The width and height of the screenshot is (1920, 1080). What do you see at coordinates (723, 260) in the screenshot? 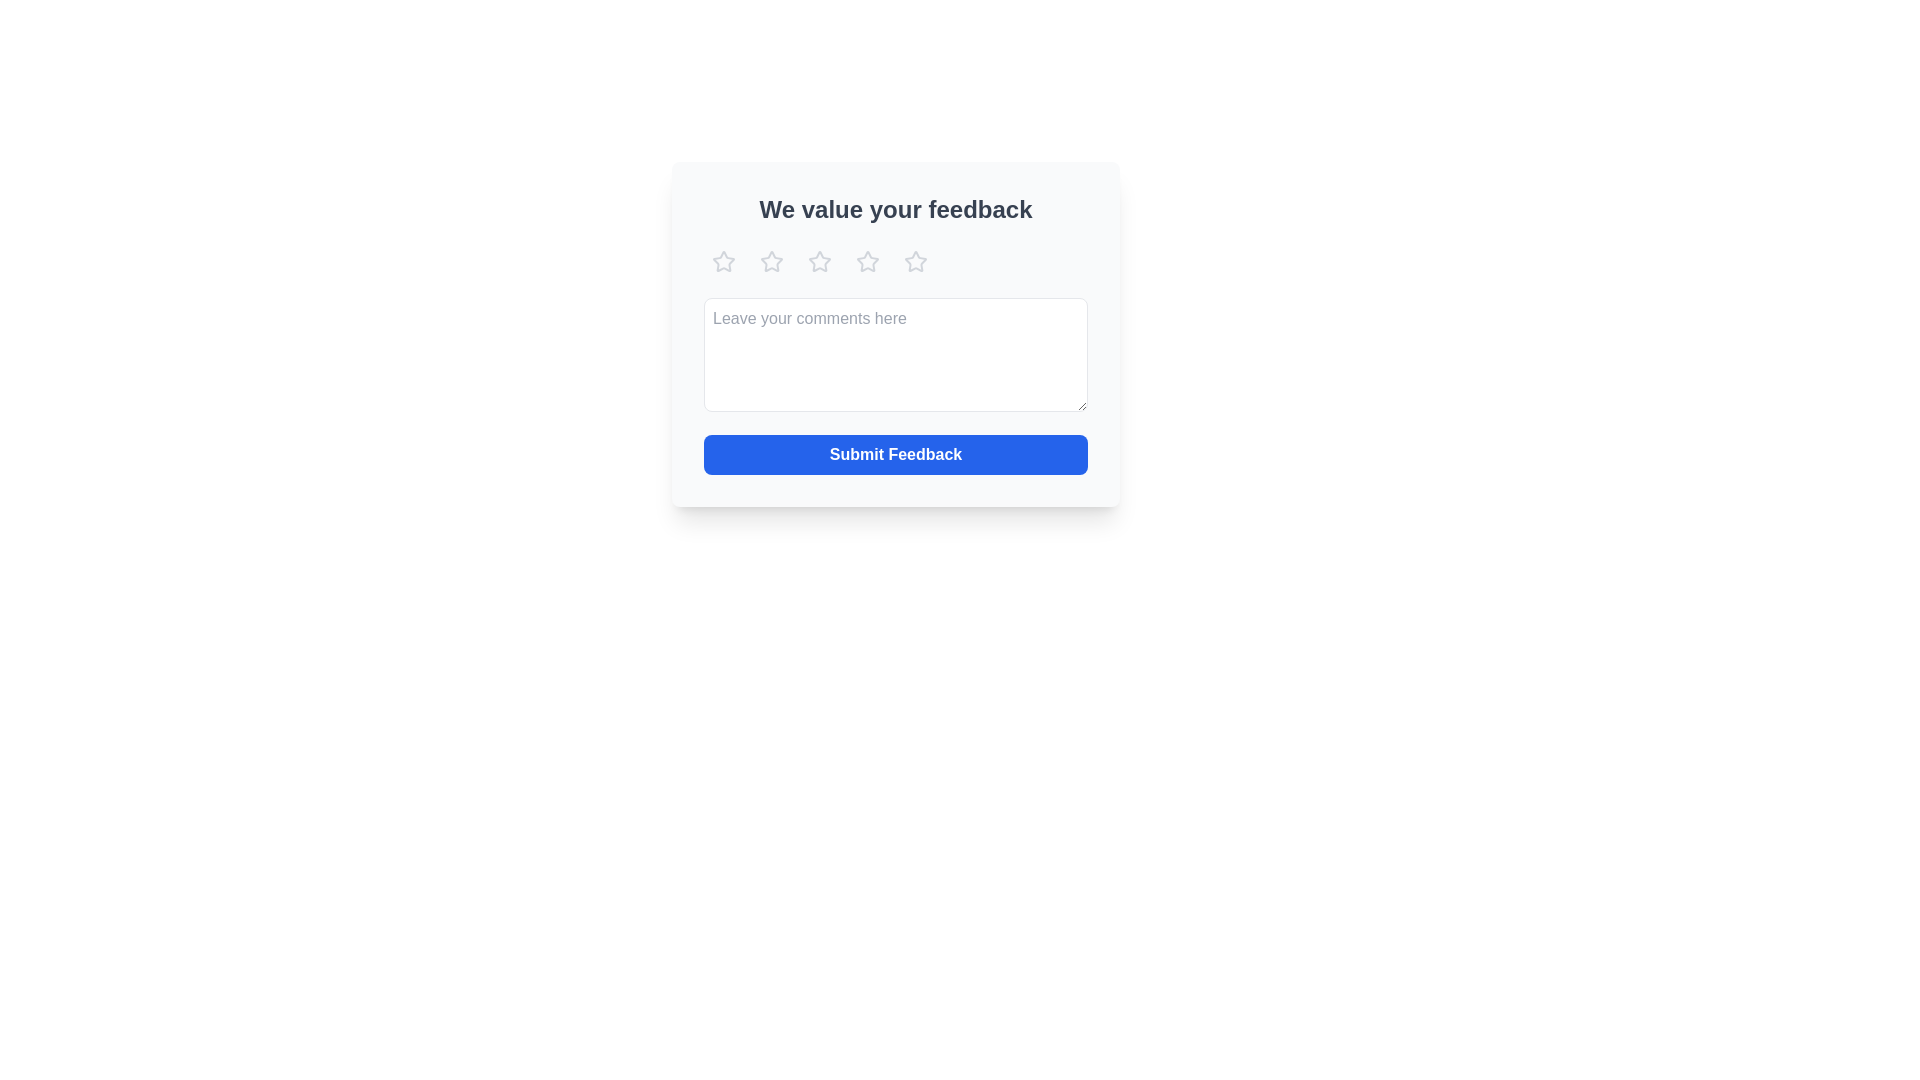
I see `the first star-shaped rating icon, which is the leftmost star in a horizontal row of five stars` at bounding box center [723, 260].